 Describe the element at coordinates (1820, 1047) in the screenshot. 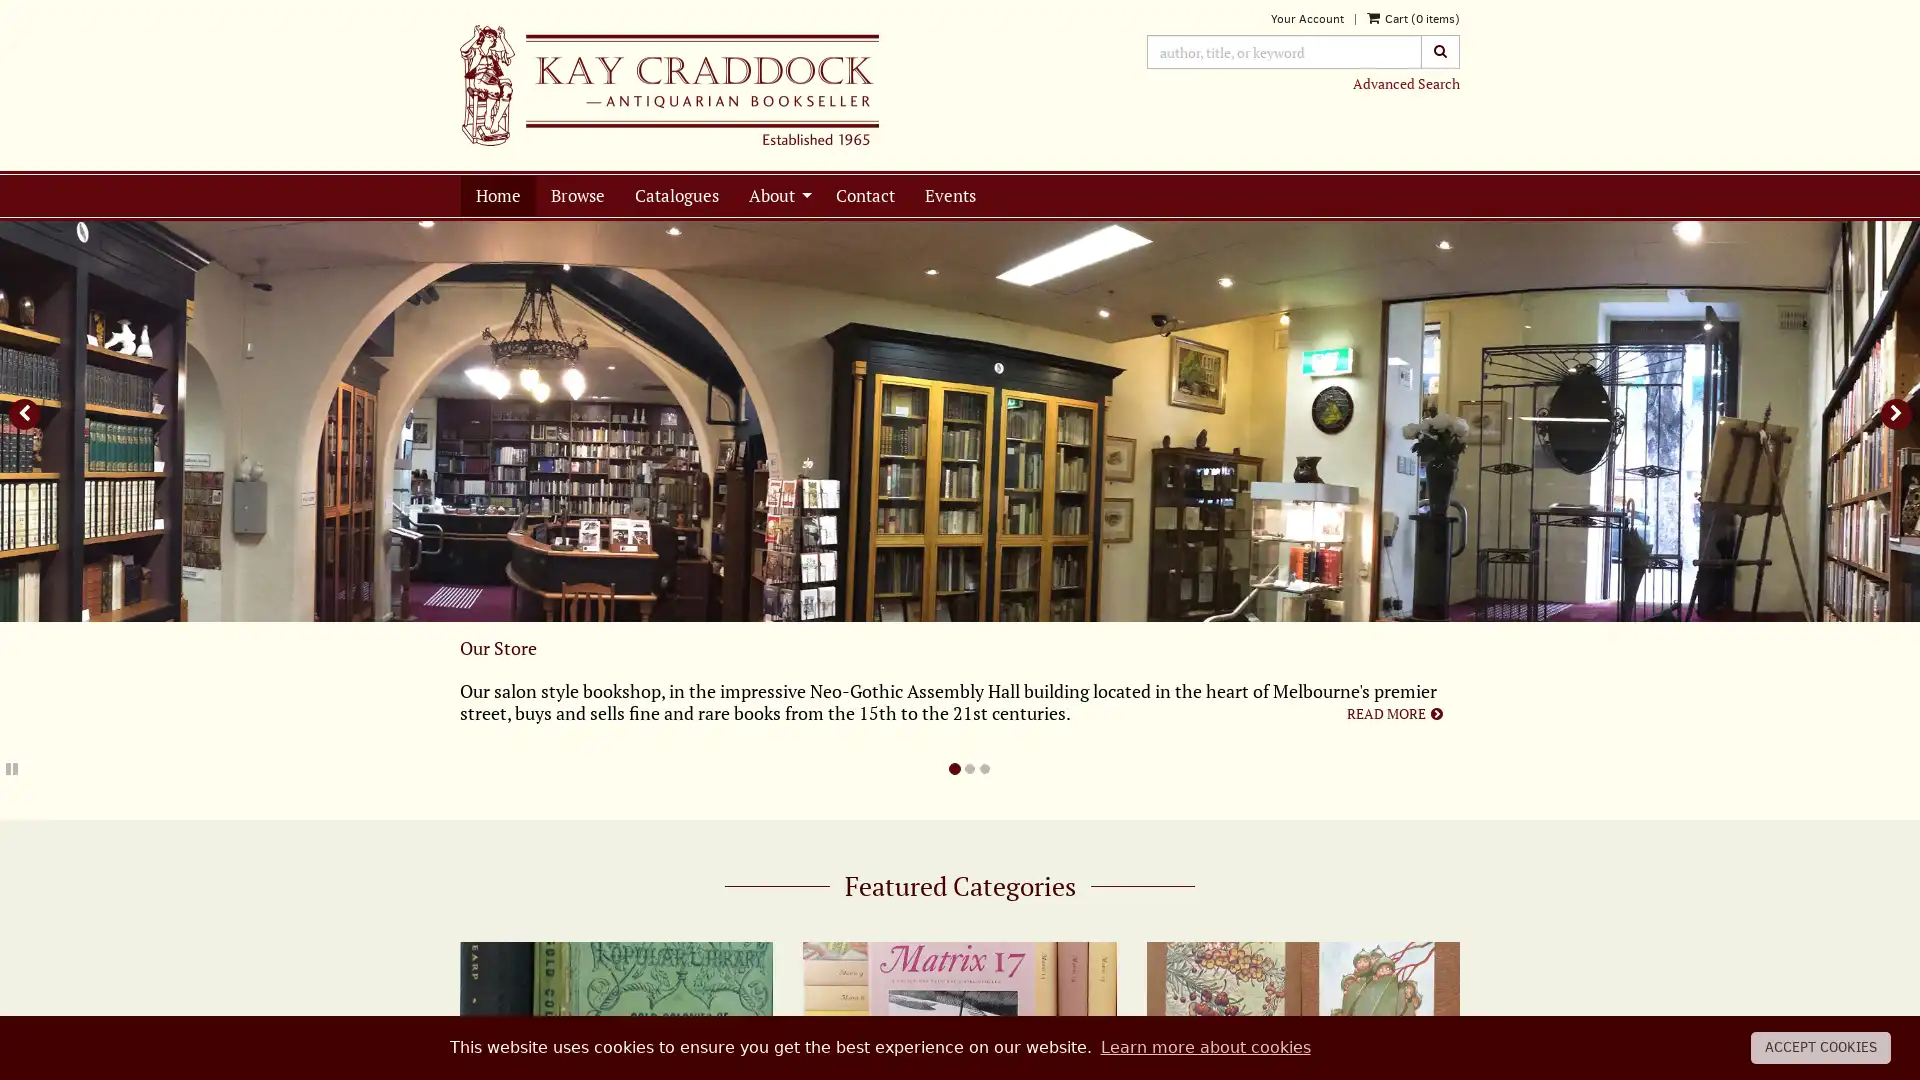

I see `Accept Cookies` at that location.